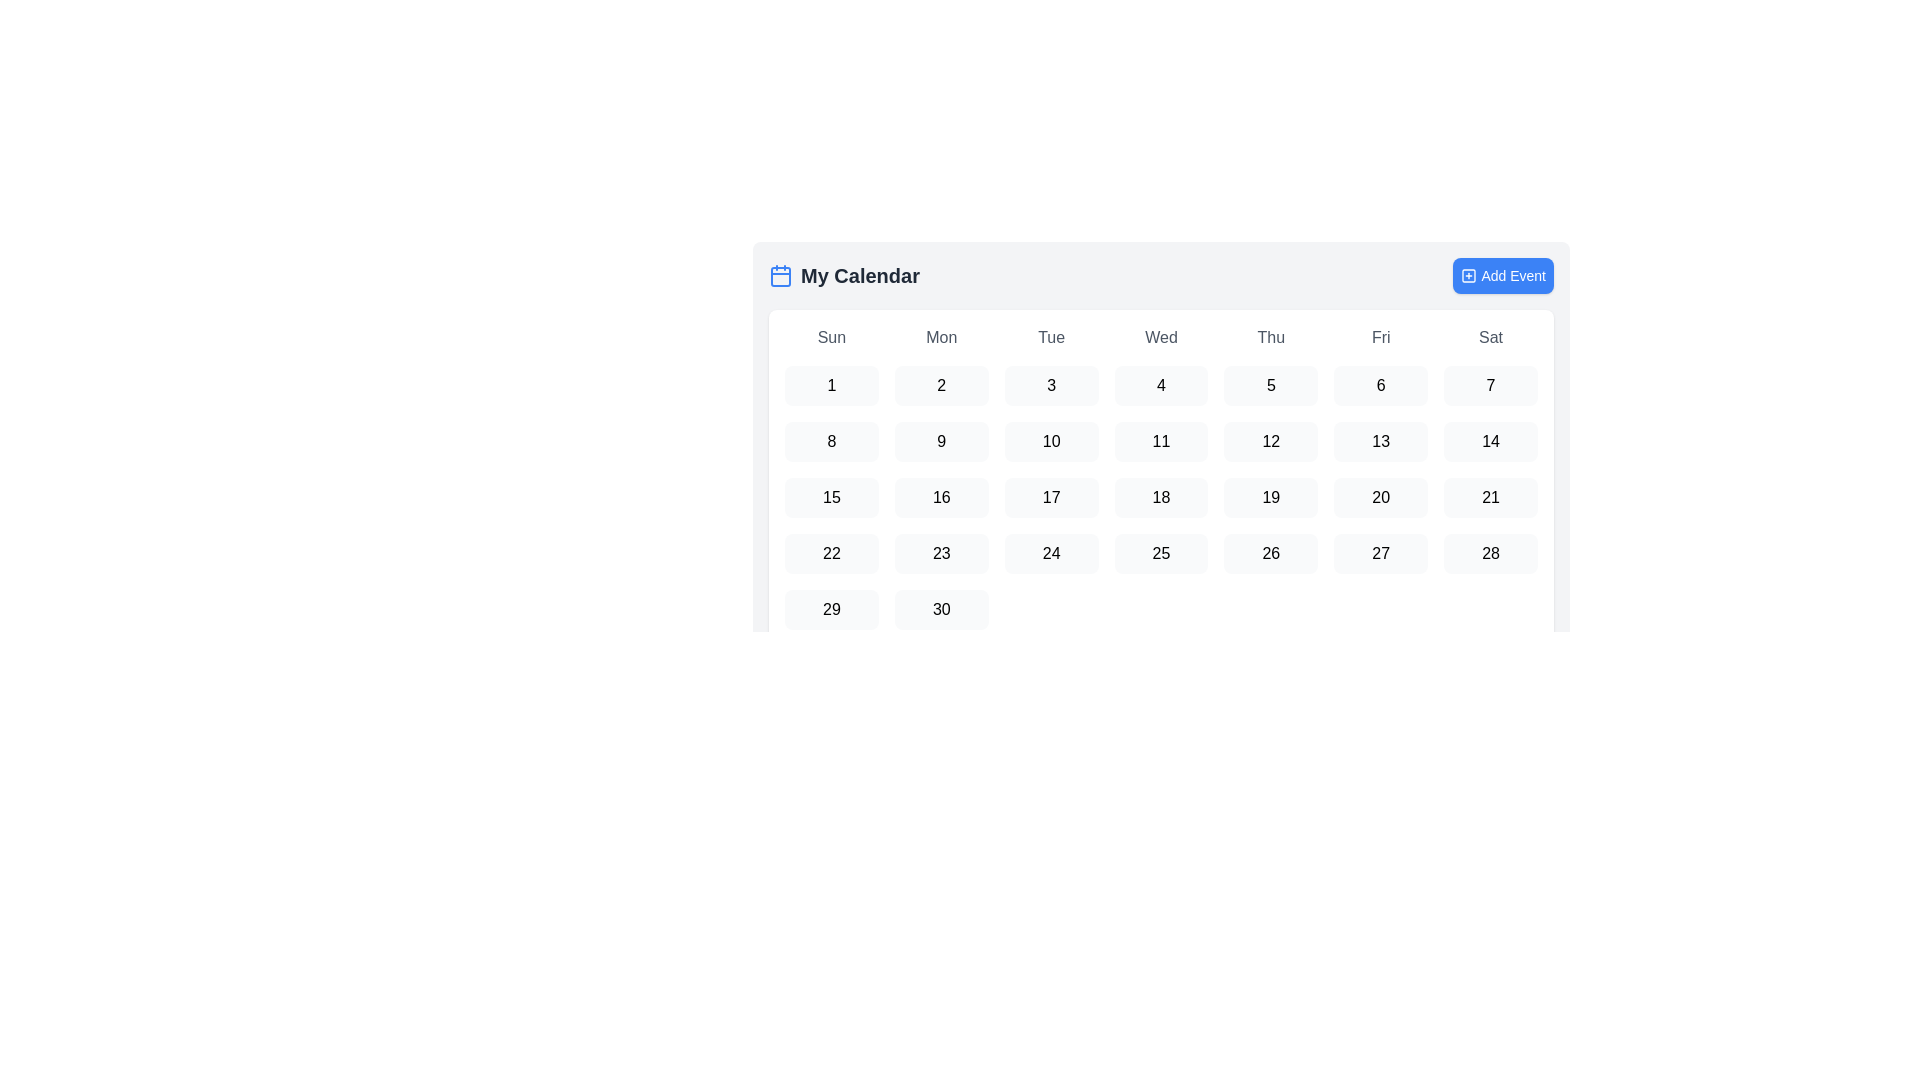 This screenshot has width=1920, height=1080. I want to click on the text label displaying 'Wed' in the top row of the calendar layout, which is centered and gray in color, so click(1161, 337).